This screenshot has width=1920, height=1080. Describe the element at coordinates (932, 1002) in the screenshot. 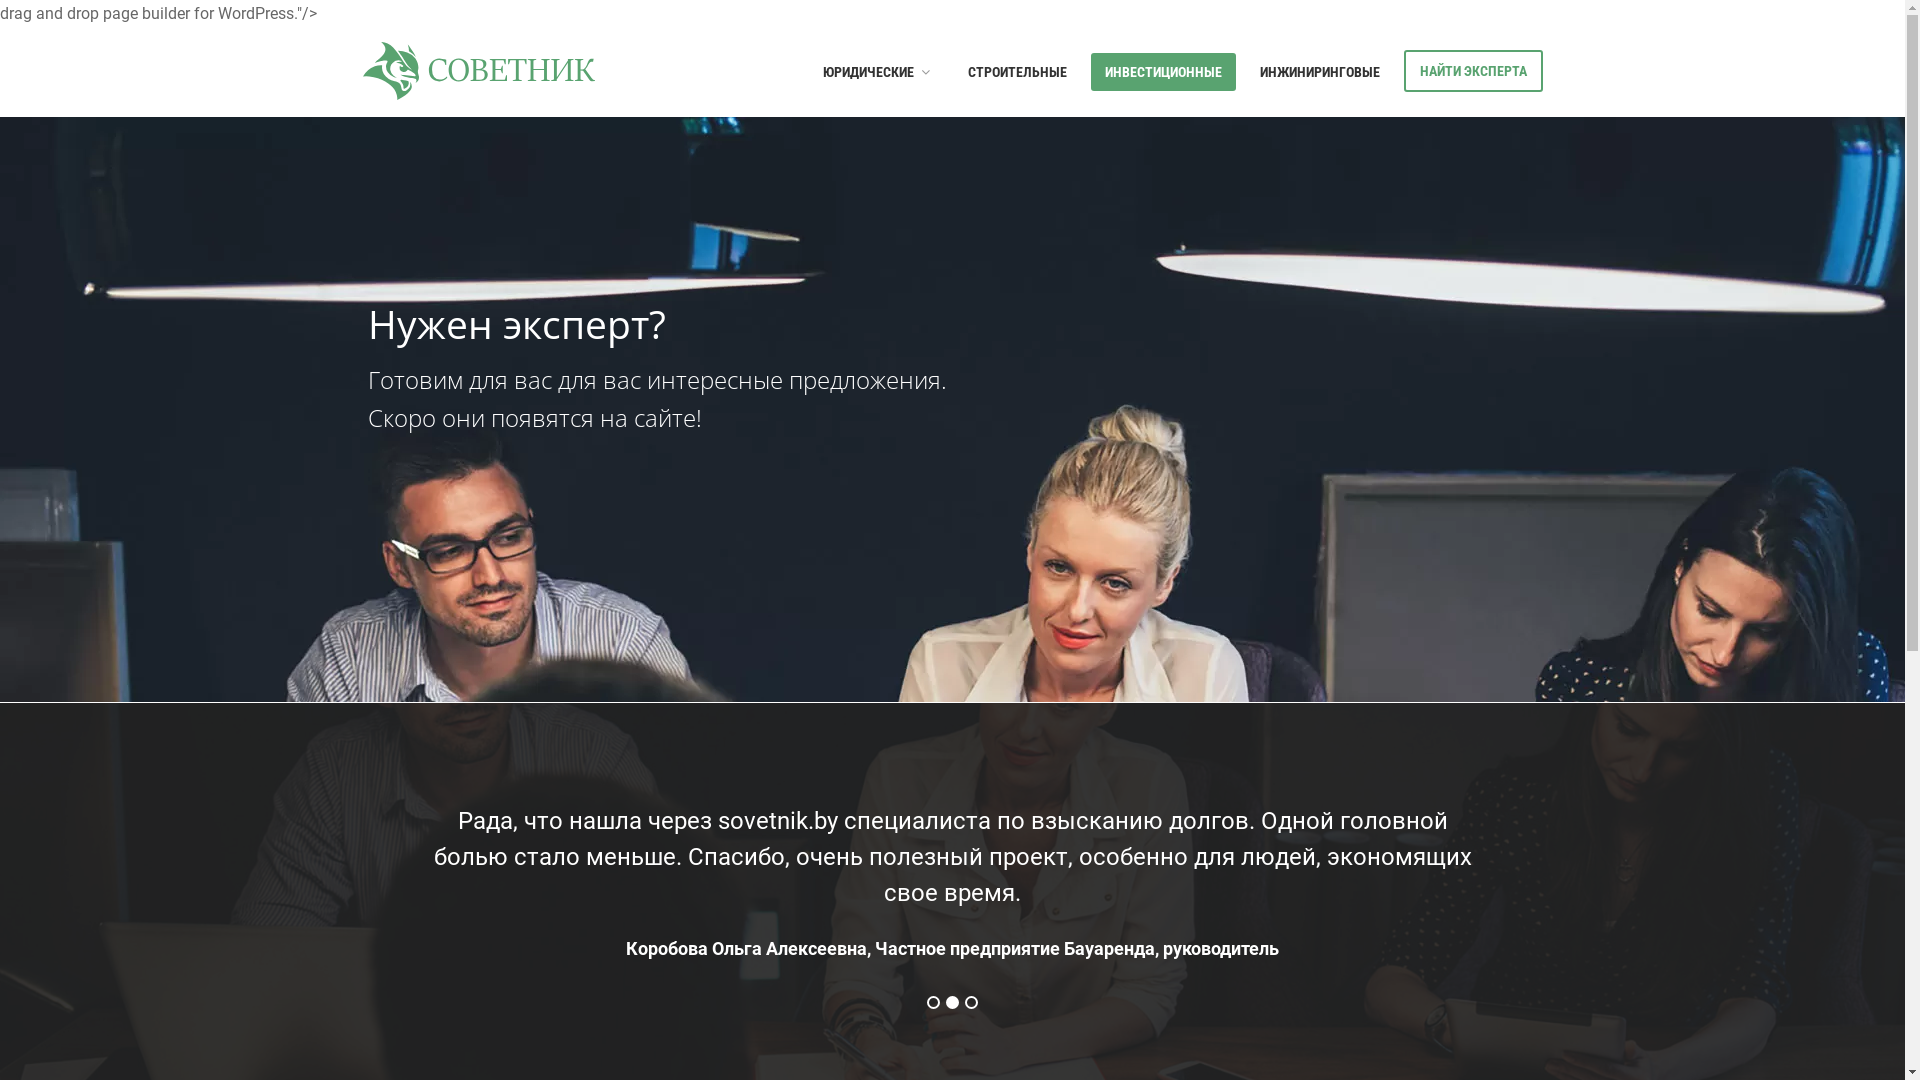

I see `'1'` at that location.